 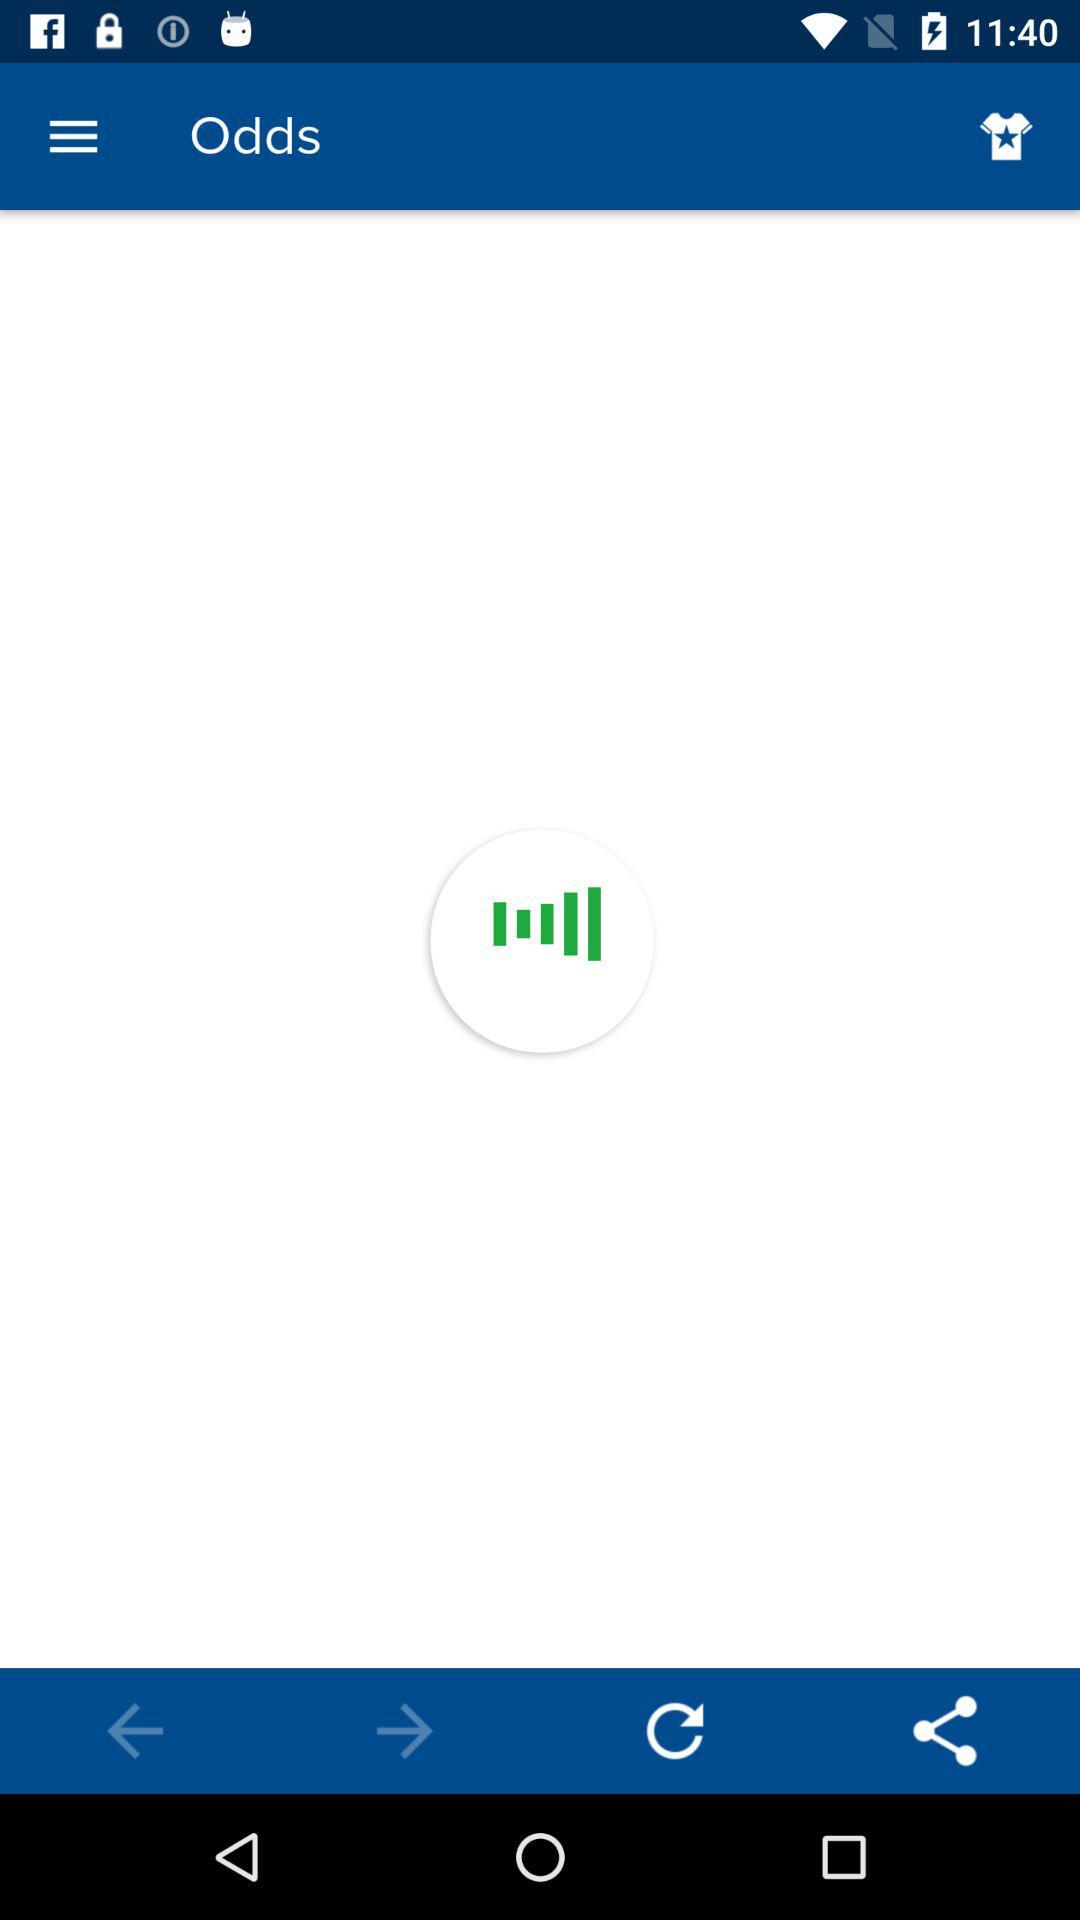 What do you see at coordinates (945, 1730) in the screenshot?
I see `share button` at bounding box center [945, 1730].